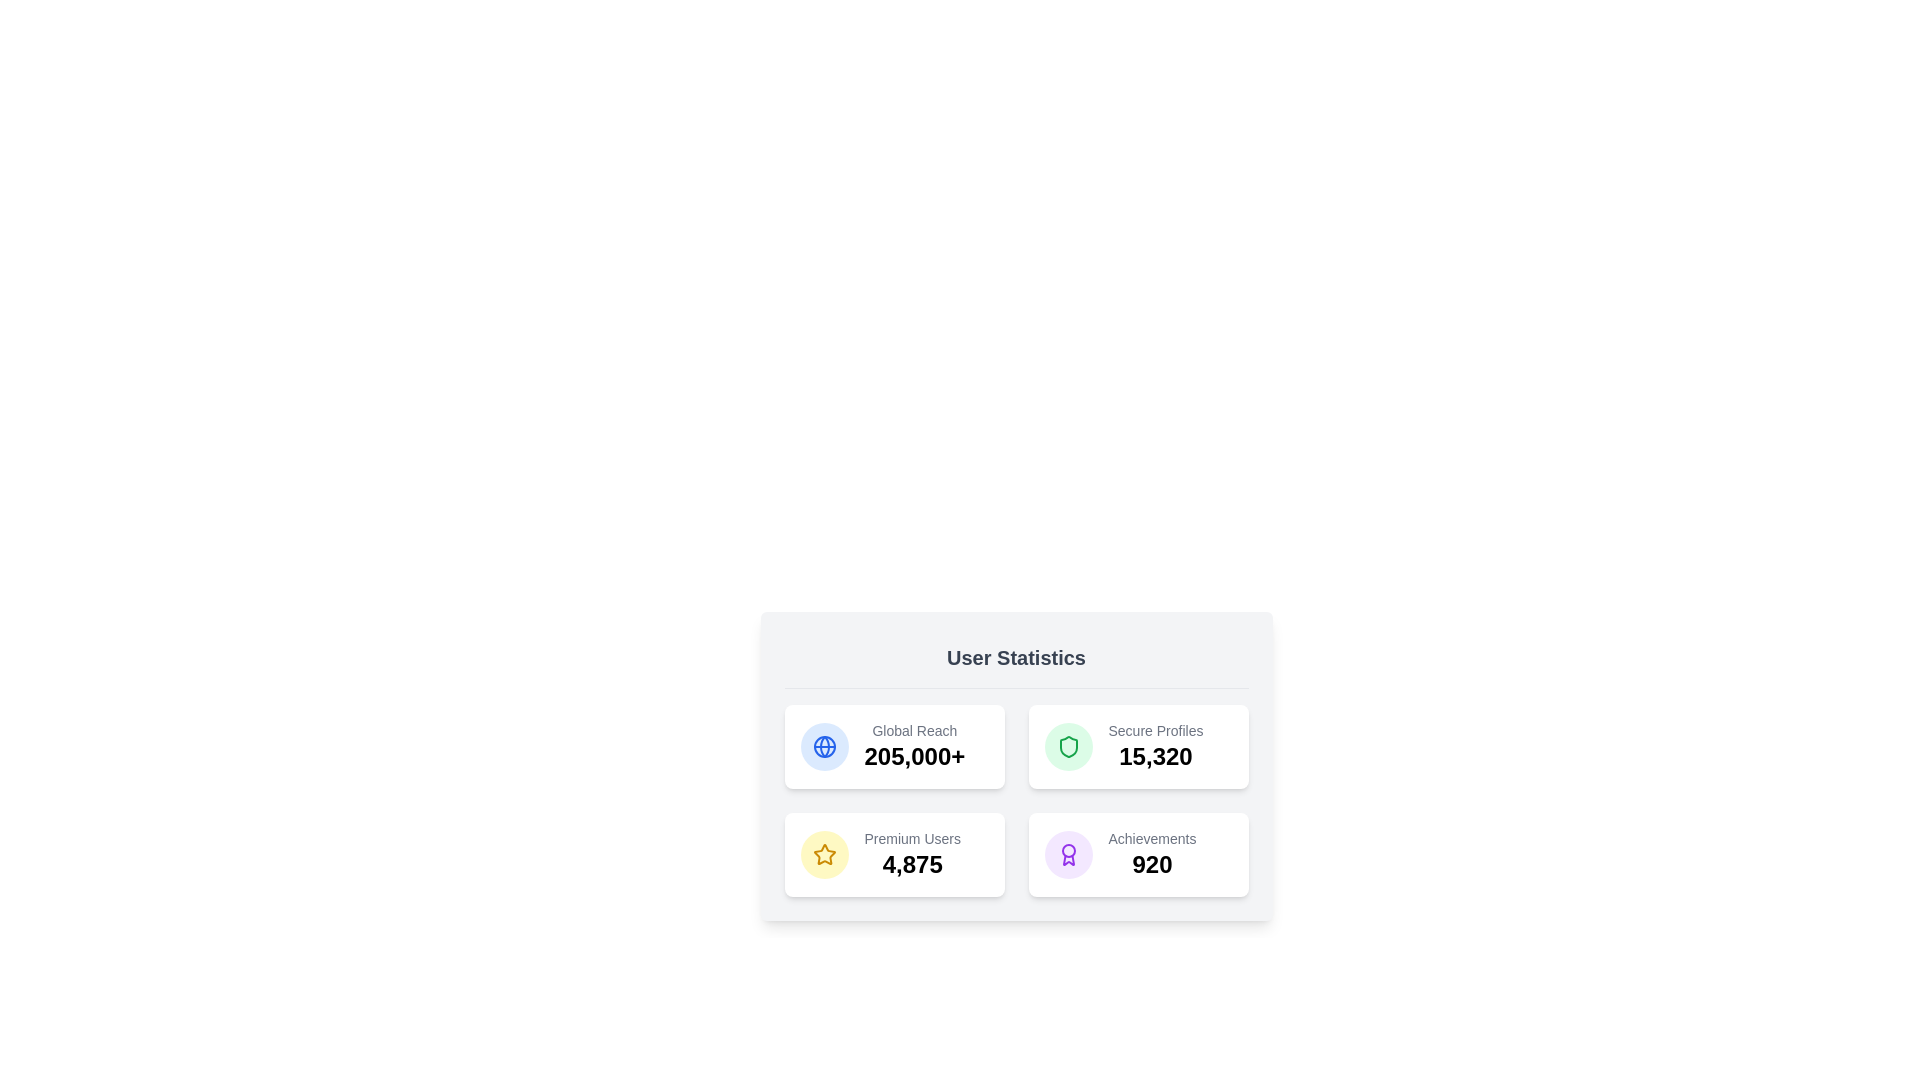 The width and height of the screenshot is (1920, 1080). I want to click on the 'Secure Profiles' statistic information card located in the top-right section of the user statistics card, which displays the label 'Secure Profiles' and the numeric metric '15,320', so click(1156, 747).